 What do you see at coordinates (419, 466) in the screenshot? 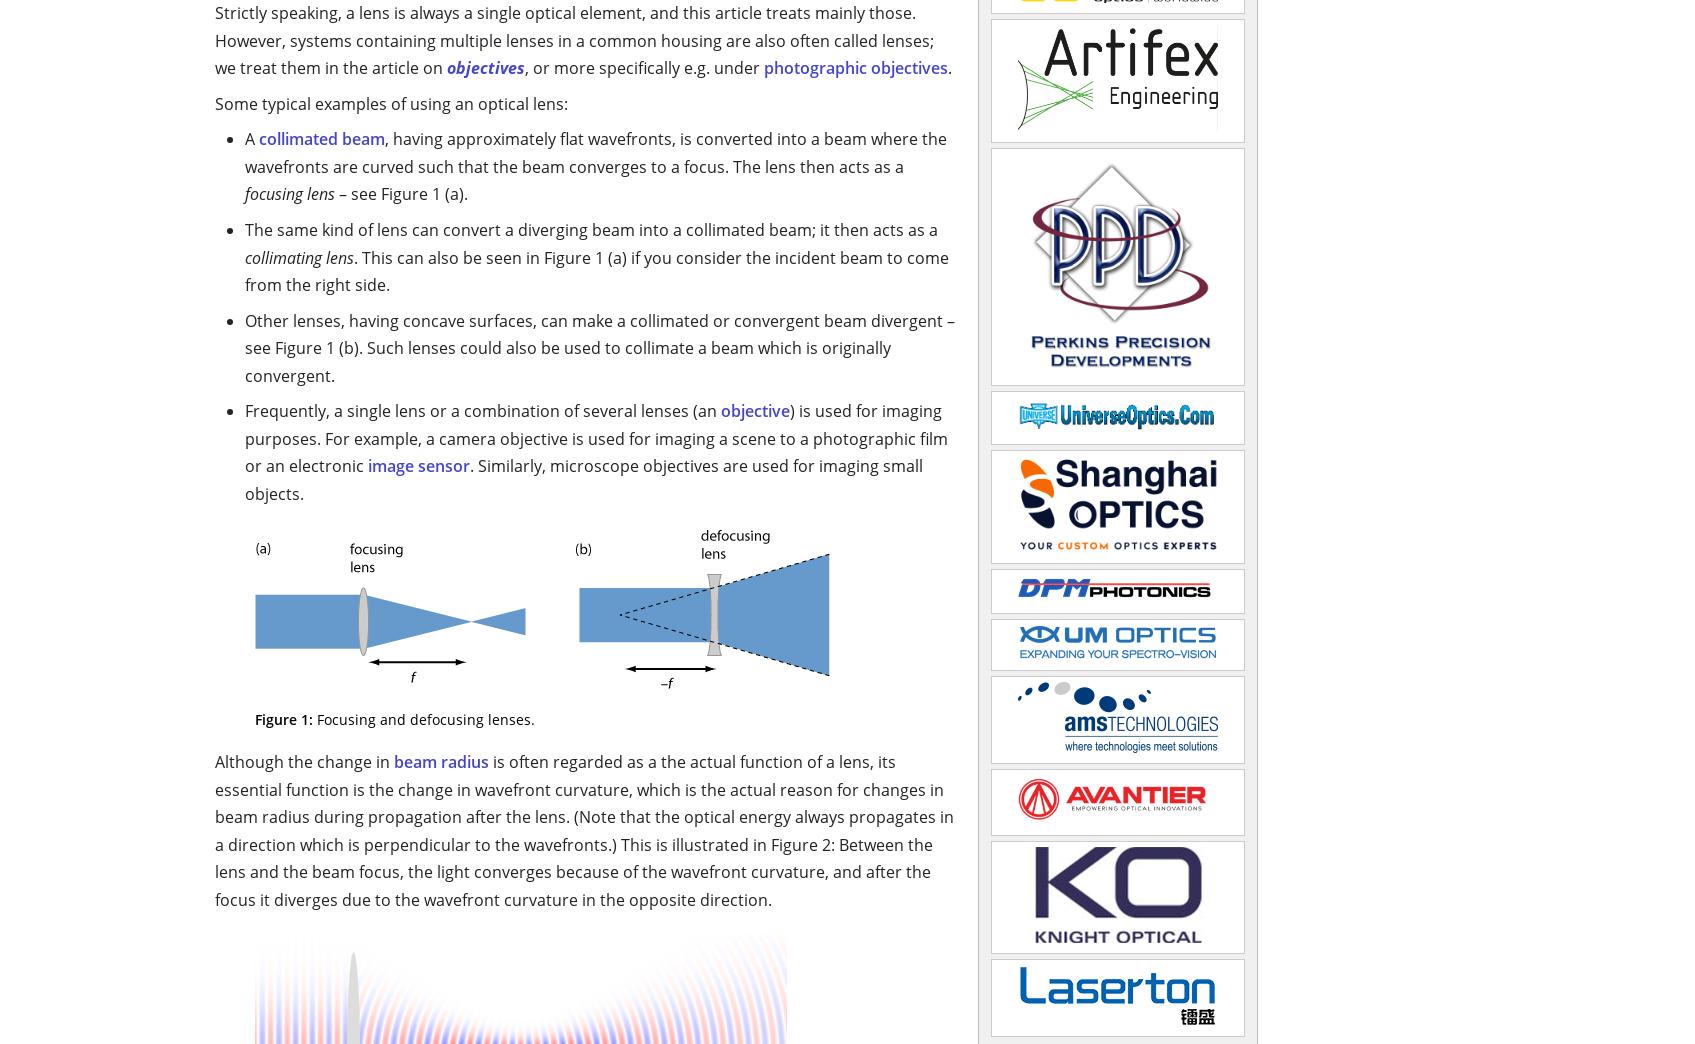
I see `'image sensor'` at bounding box center [419, 466].